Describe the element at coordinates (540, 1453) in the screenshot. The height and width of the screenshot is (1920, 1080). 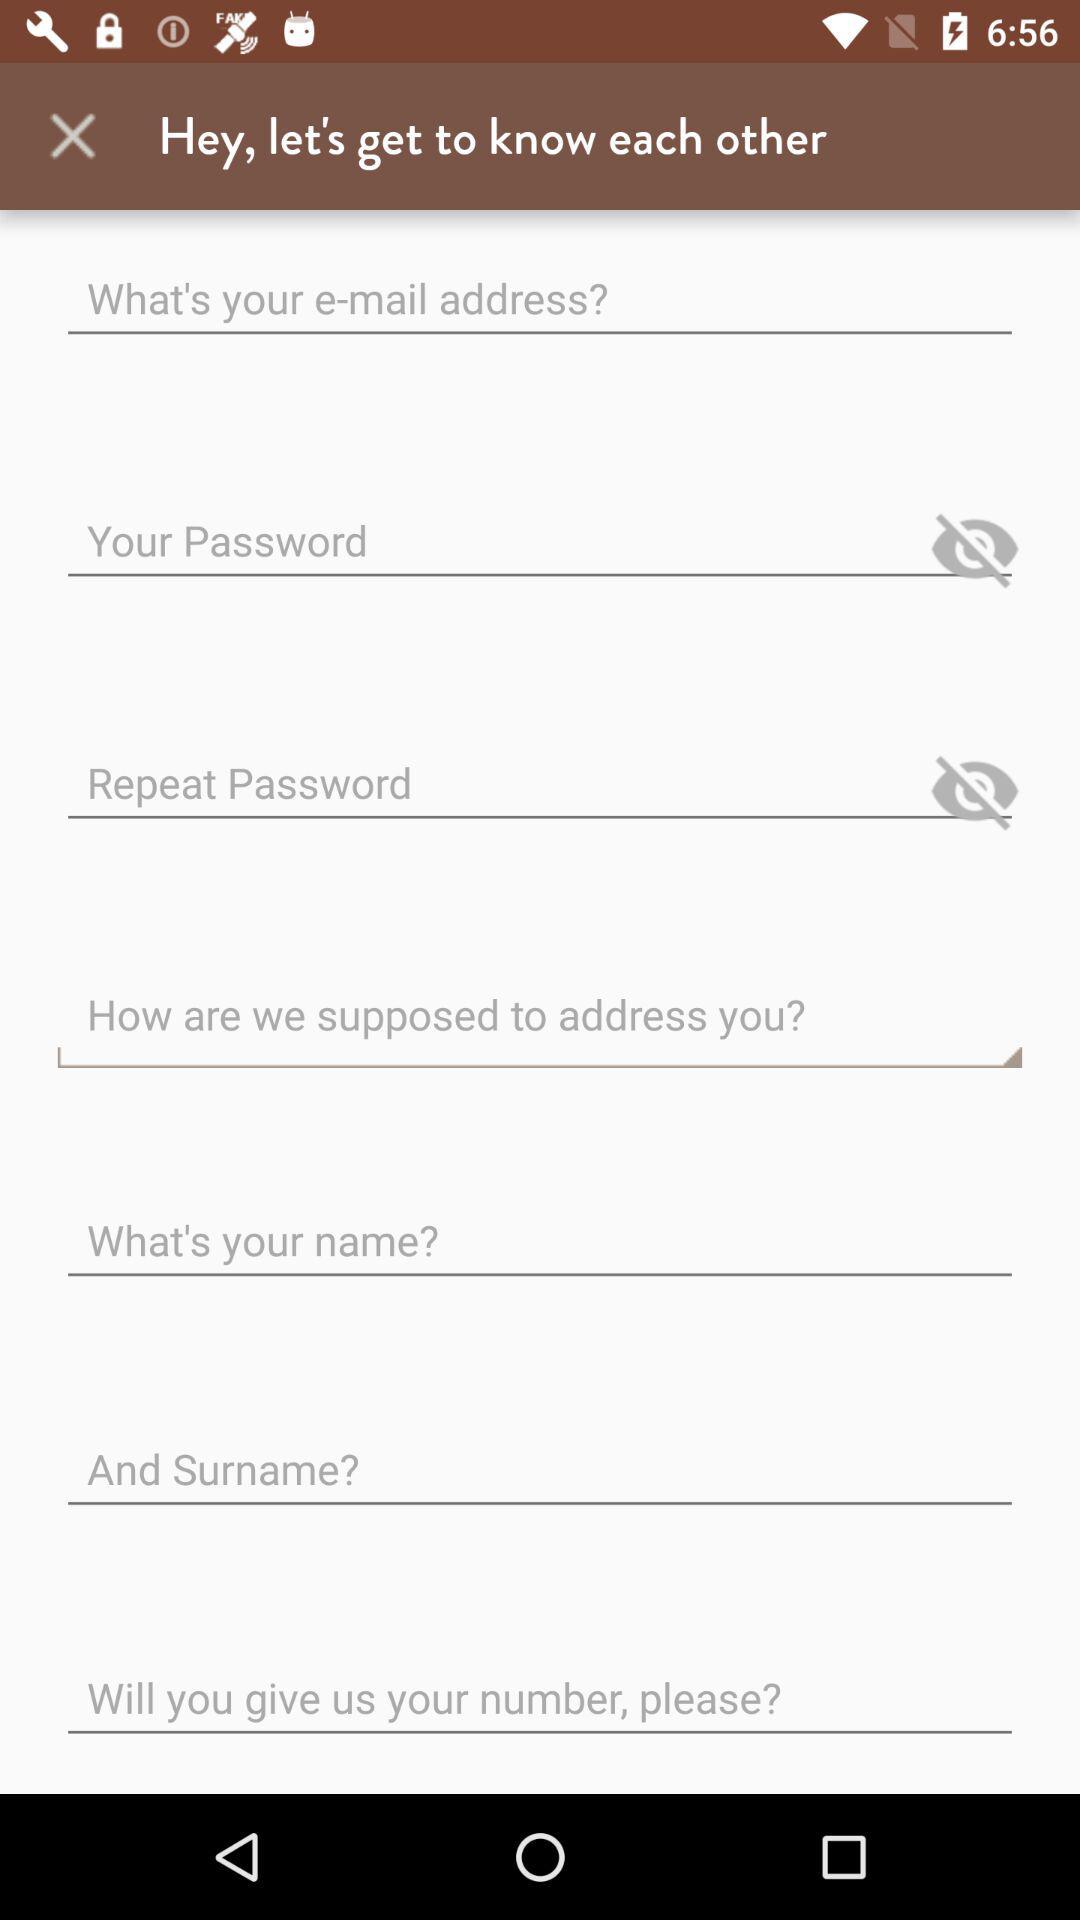
I see `the surname icon` at that location.